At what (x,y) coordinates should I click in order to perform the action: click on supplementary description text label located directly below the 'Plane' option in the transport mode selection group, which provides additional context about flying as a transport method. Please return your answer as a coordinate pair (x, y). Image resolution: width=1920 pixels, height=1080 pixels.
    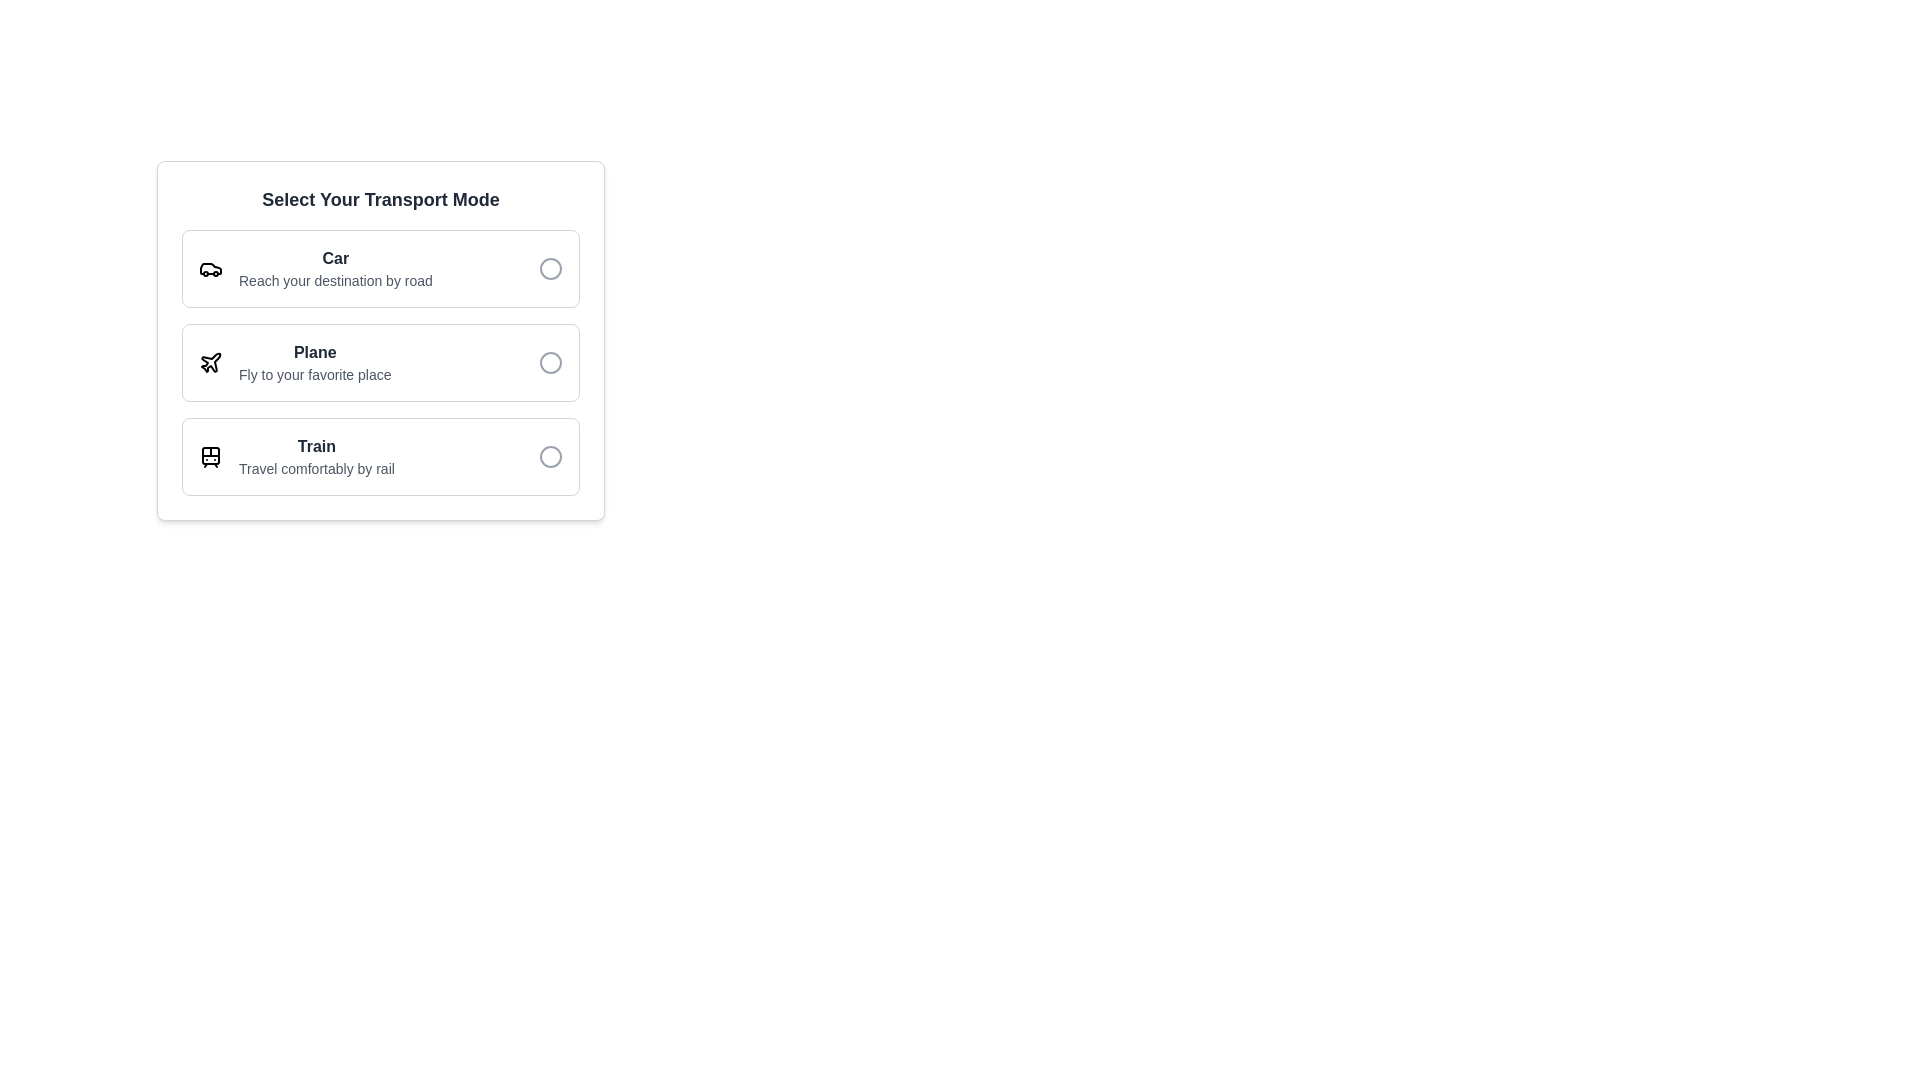
    Looking at the image, I should click on (314, 374).